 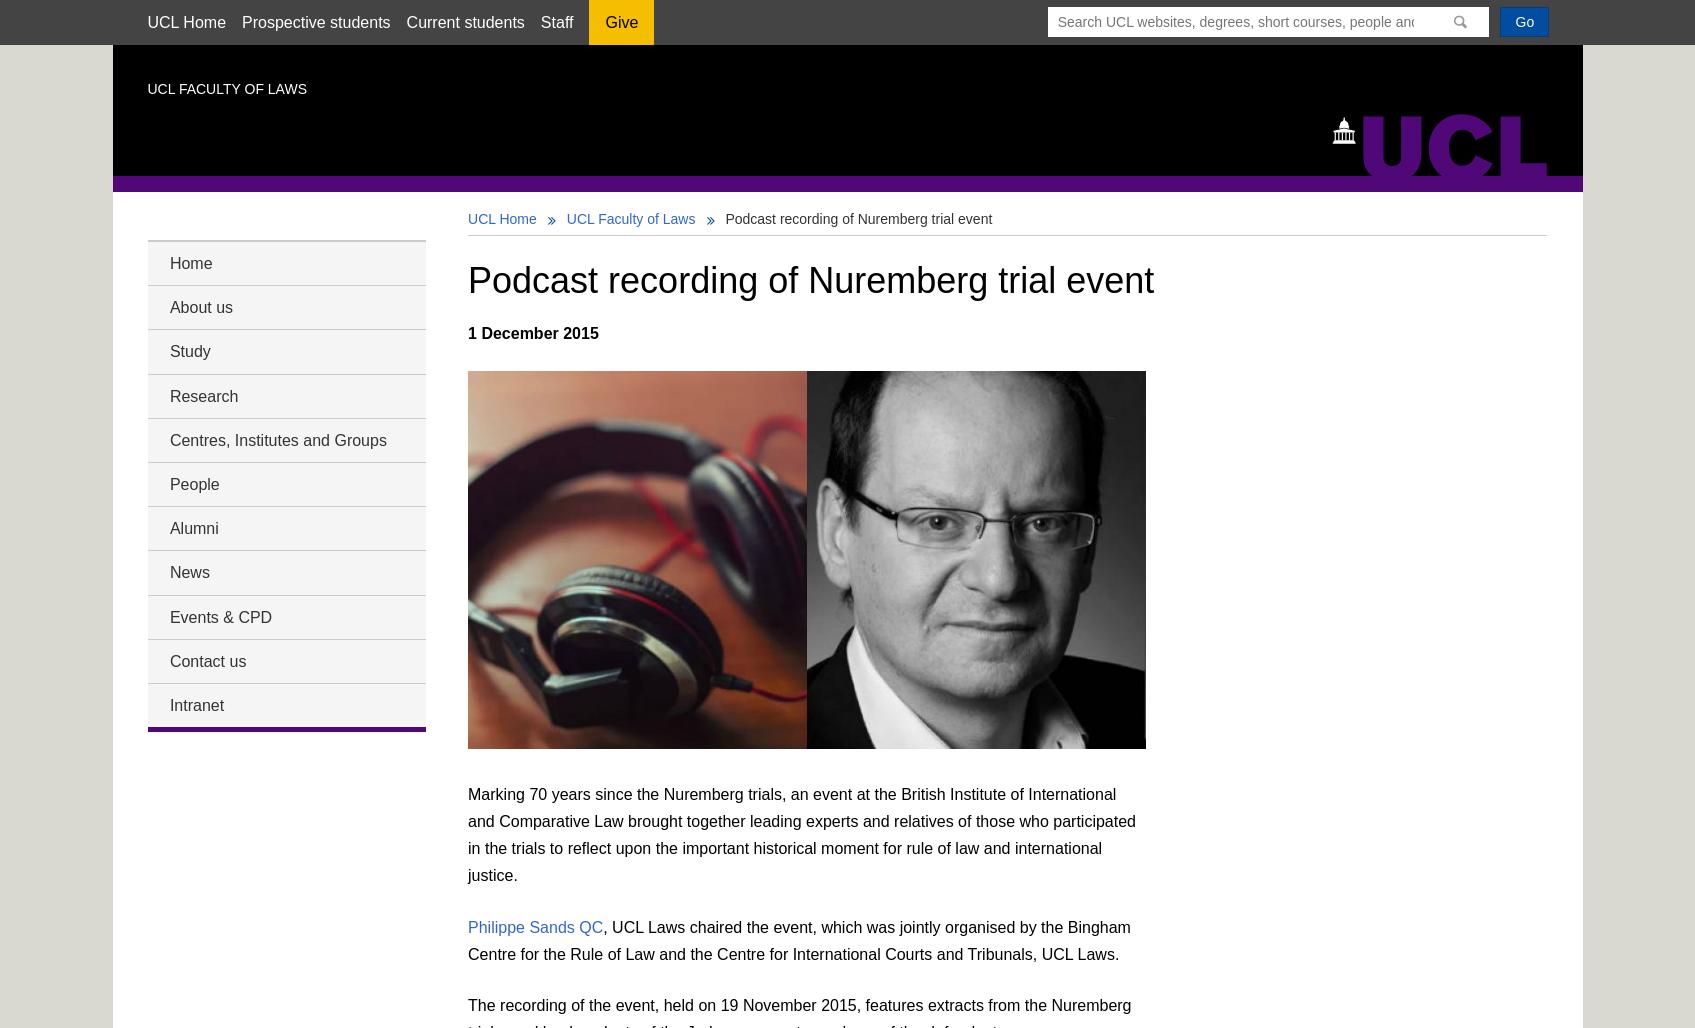 I want to click on 'Alumni', so click(x=193, y=528).